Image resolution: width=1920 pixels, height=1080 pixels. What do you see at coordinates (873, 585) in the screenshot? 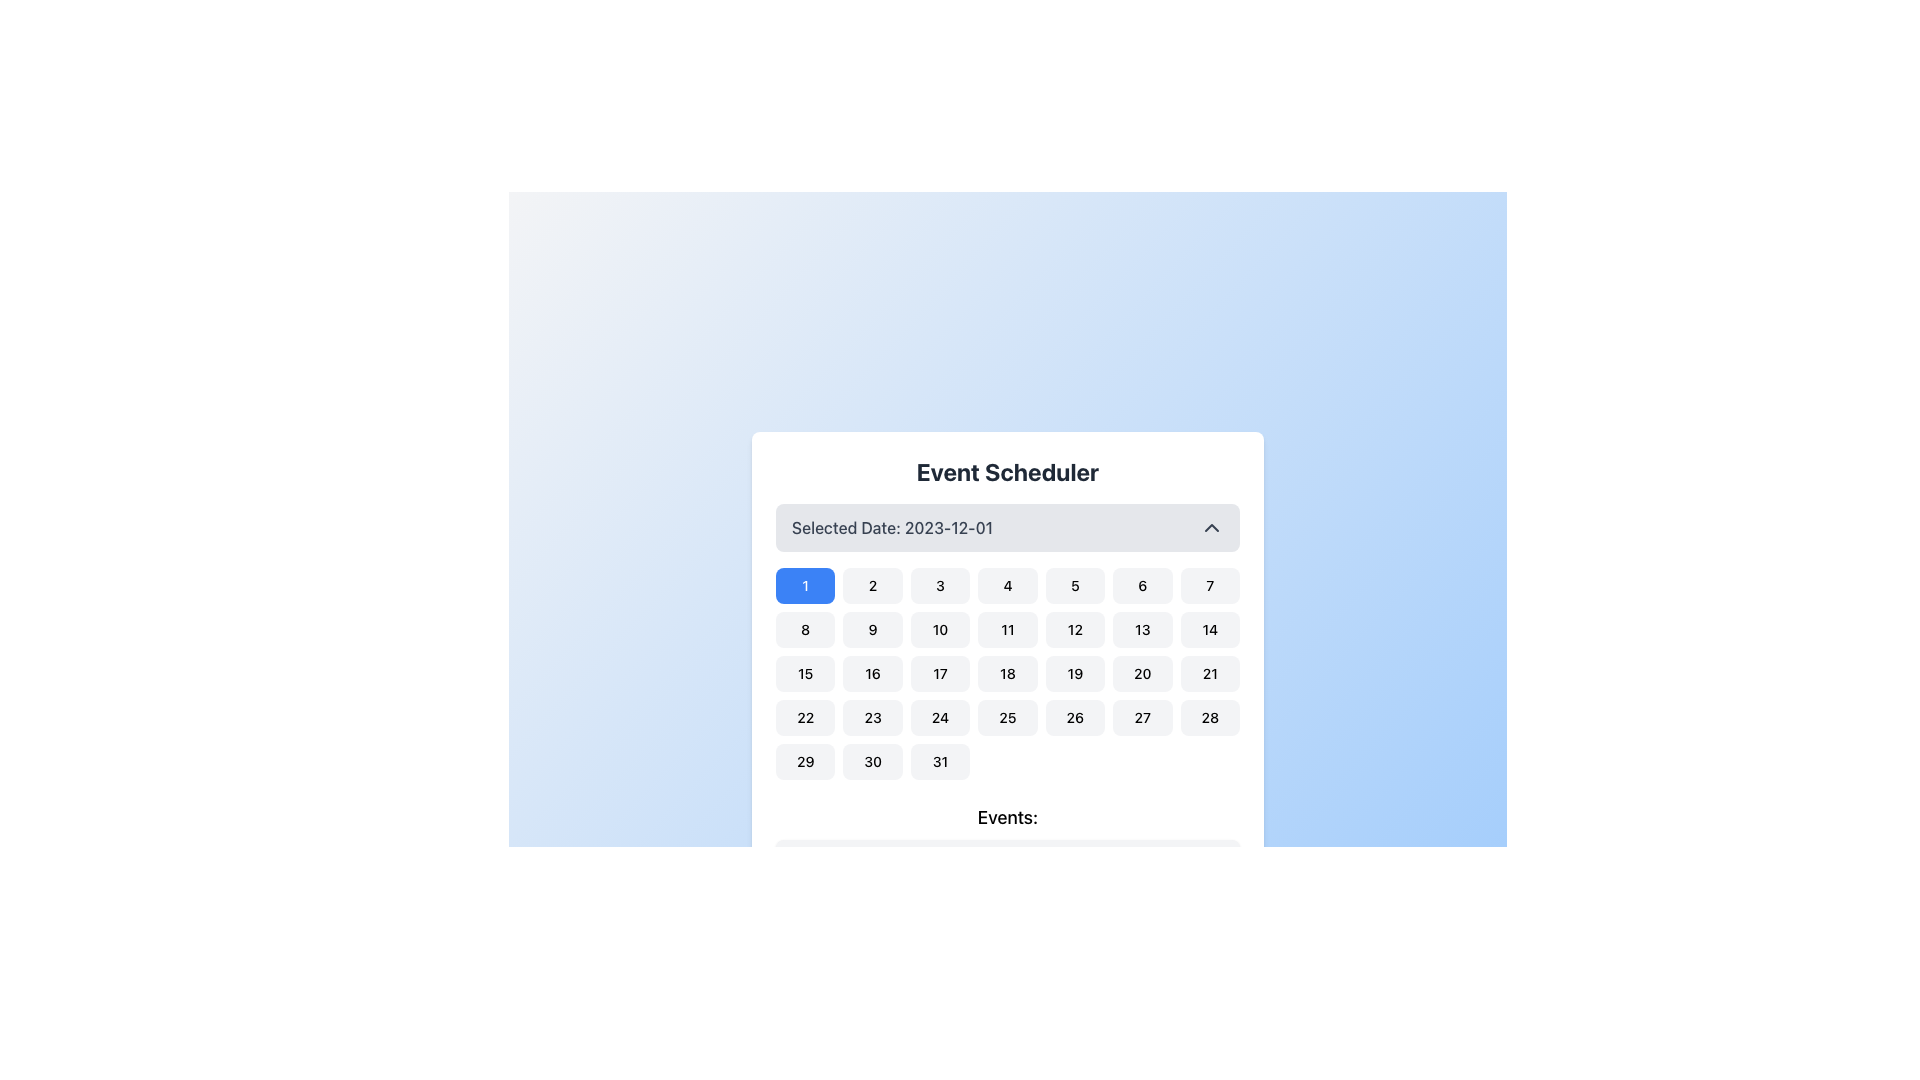
I see `the second button in the top row of the calendar grid to trigger its hover state` at bounding box center [873, 585].